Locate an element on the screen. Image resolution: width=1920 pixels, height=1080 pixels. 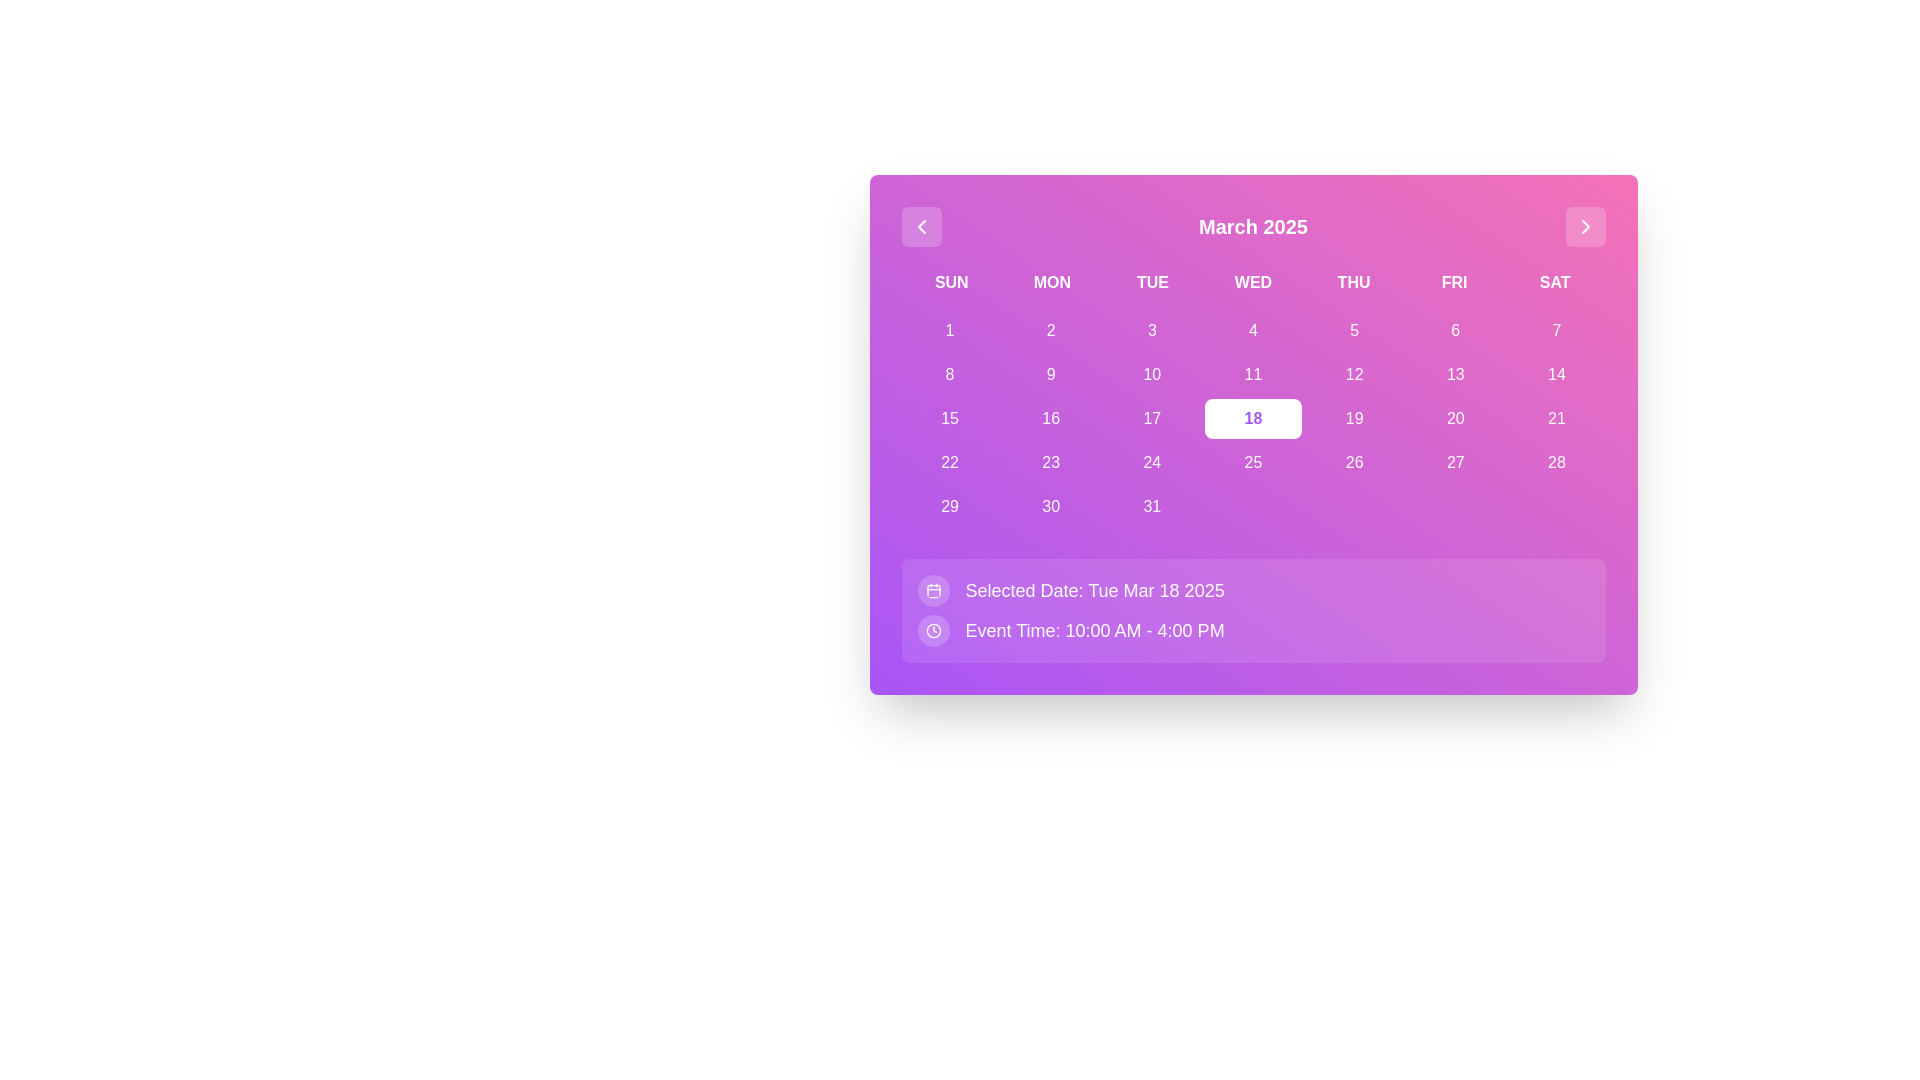
the 'Sun' text label, which is the first element in a row of days of the week is located at coordinates (950, 282).